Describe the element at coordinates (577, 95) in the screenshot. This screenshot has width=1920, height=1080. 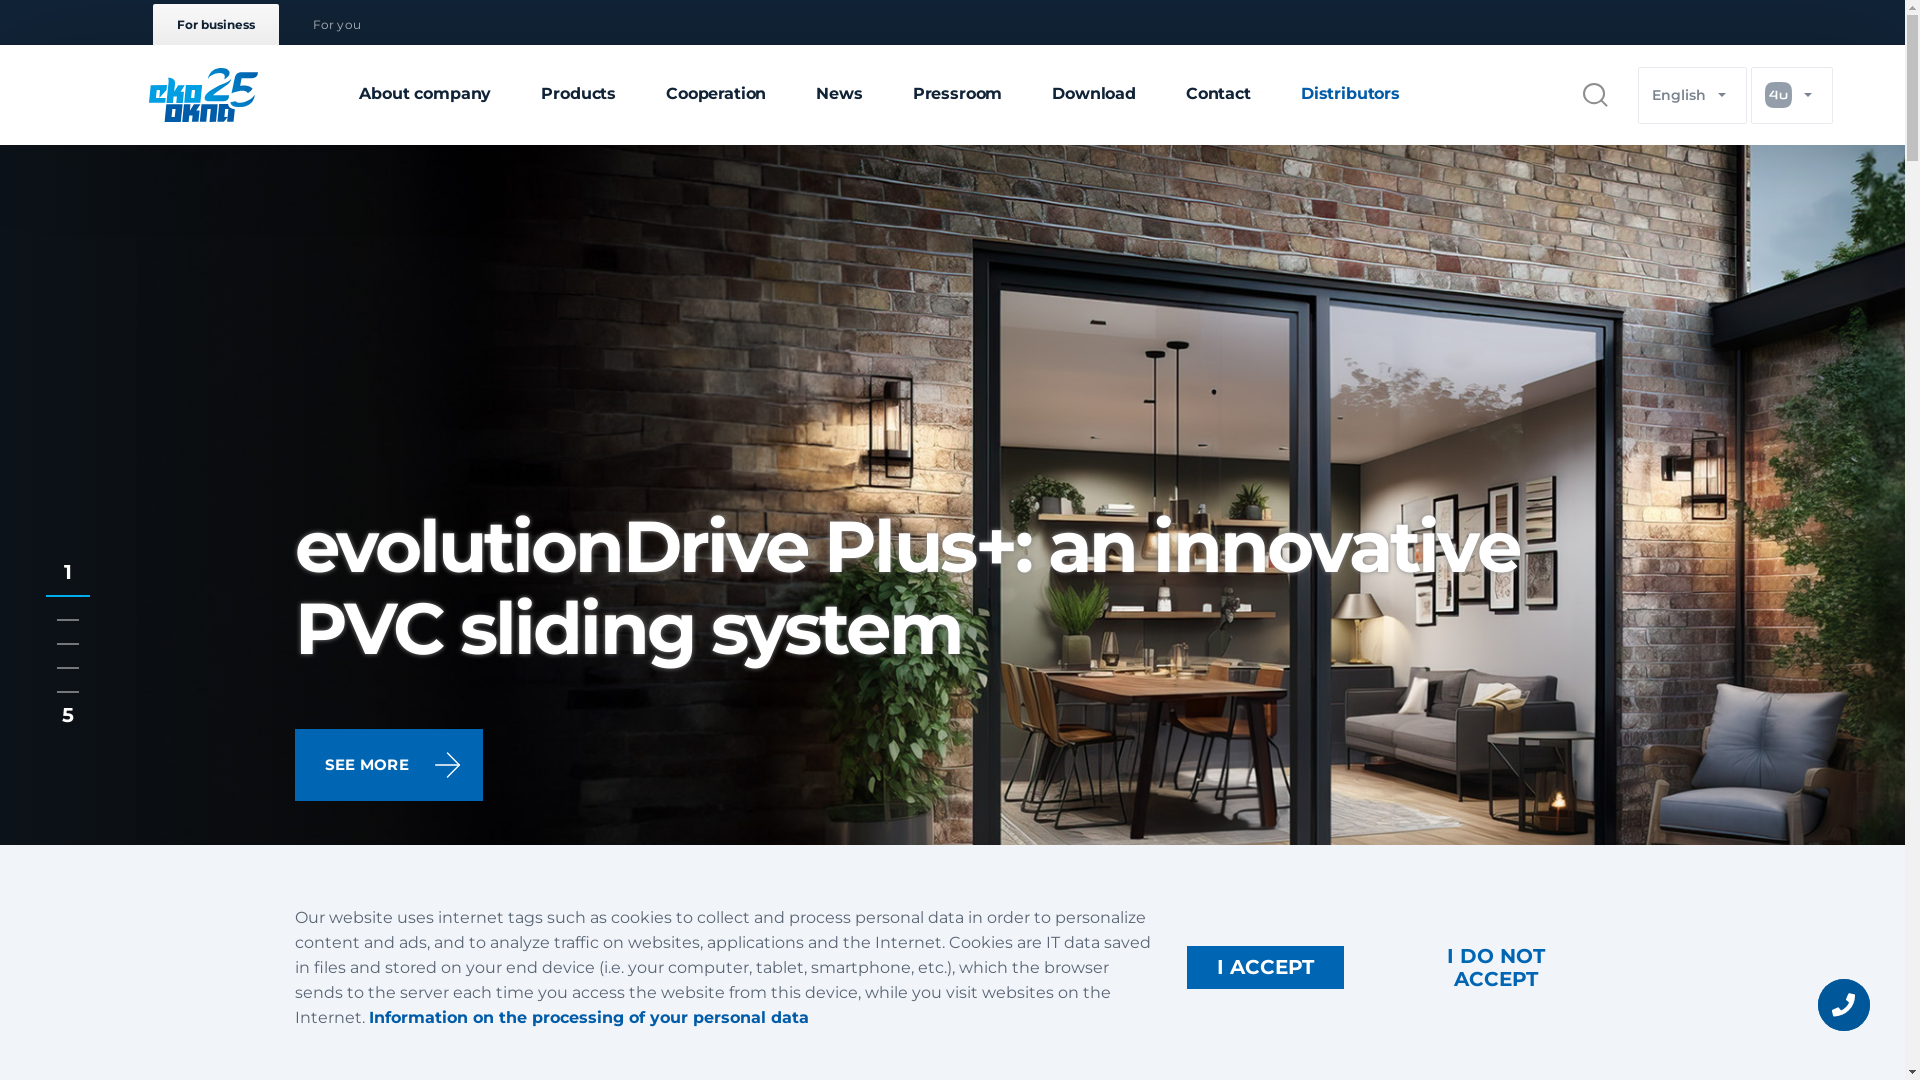
I see `'Products'` at that location.